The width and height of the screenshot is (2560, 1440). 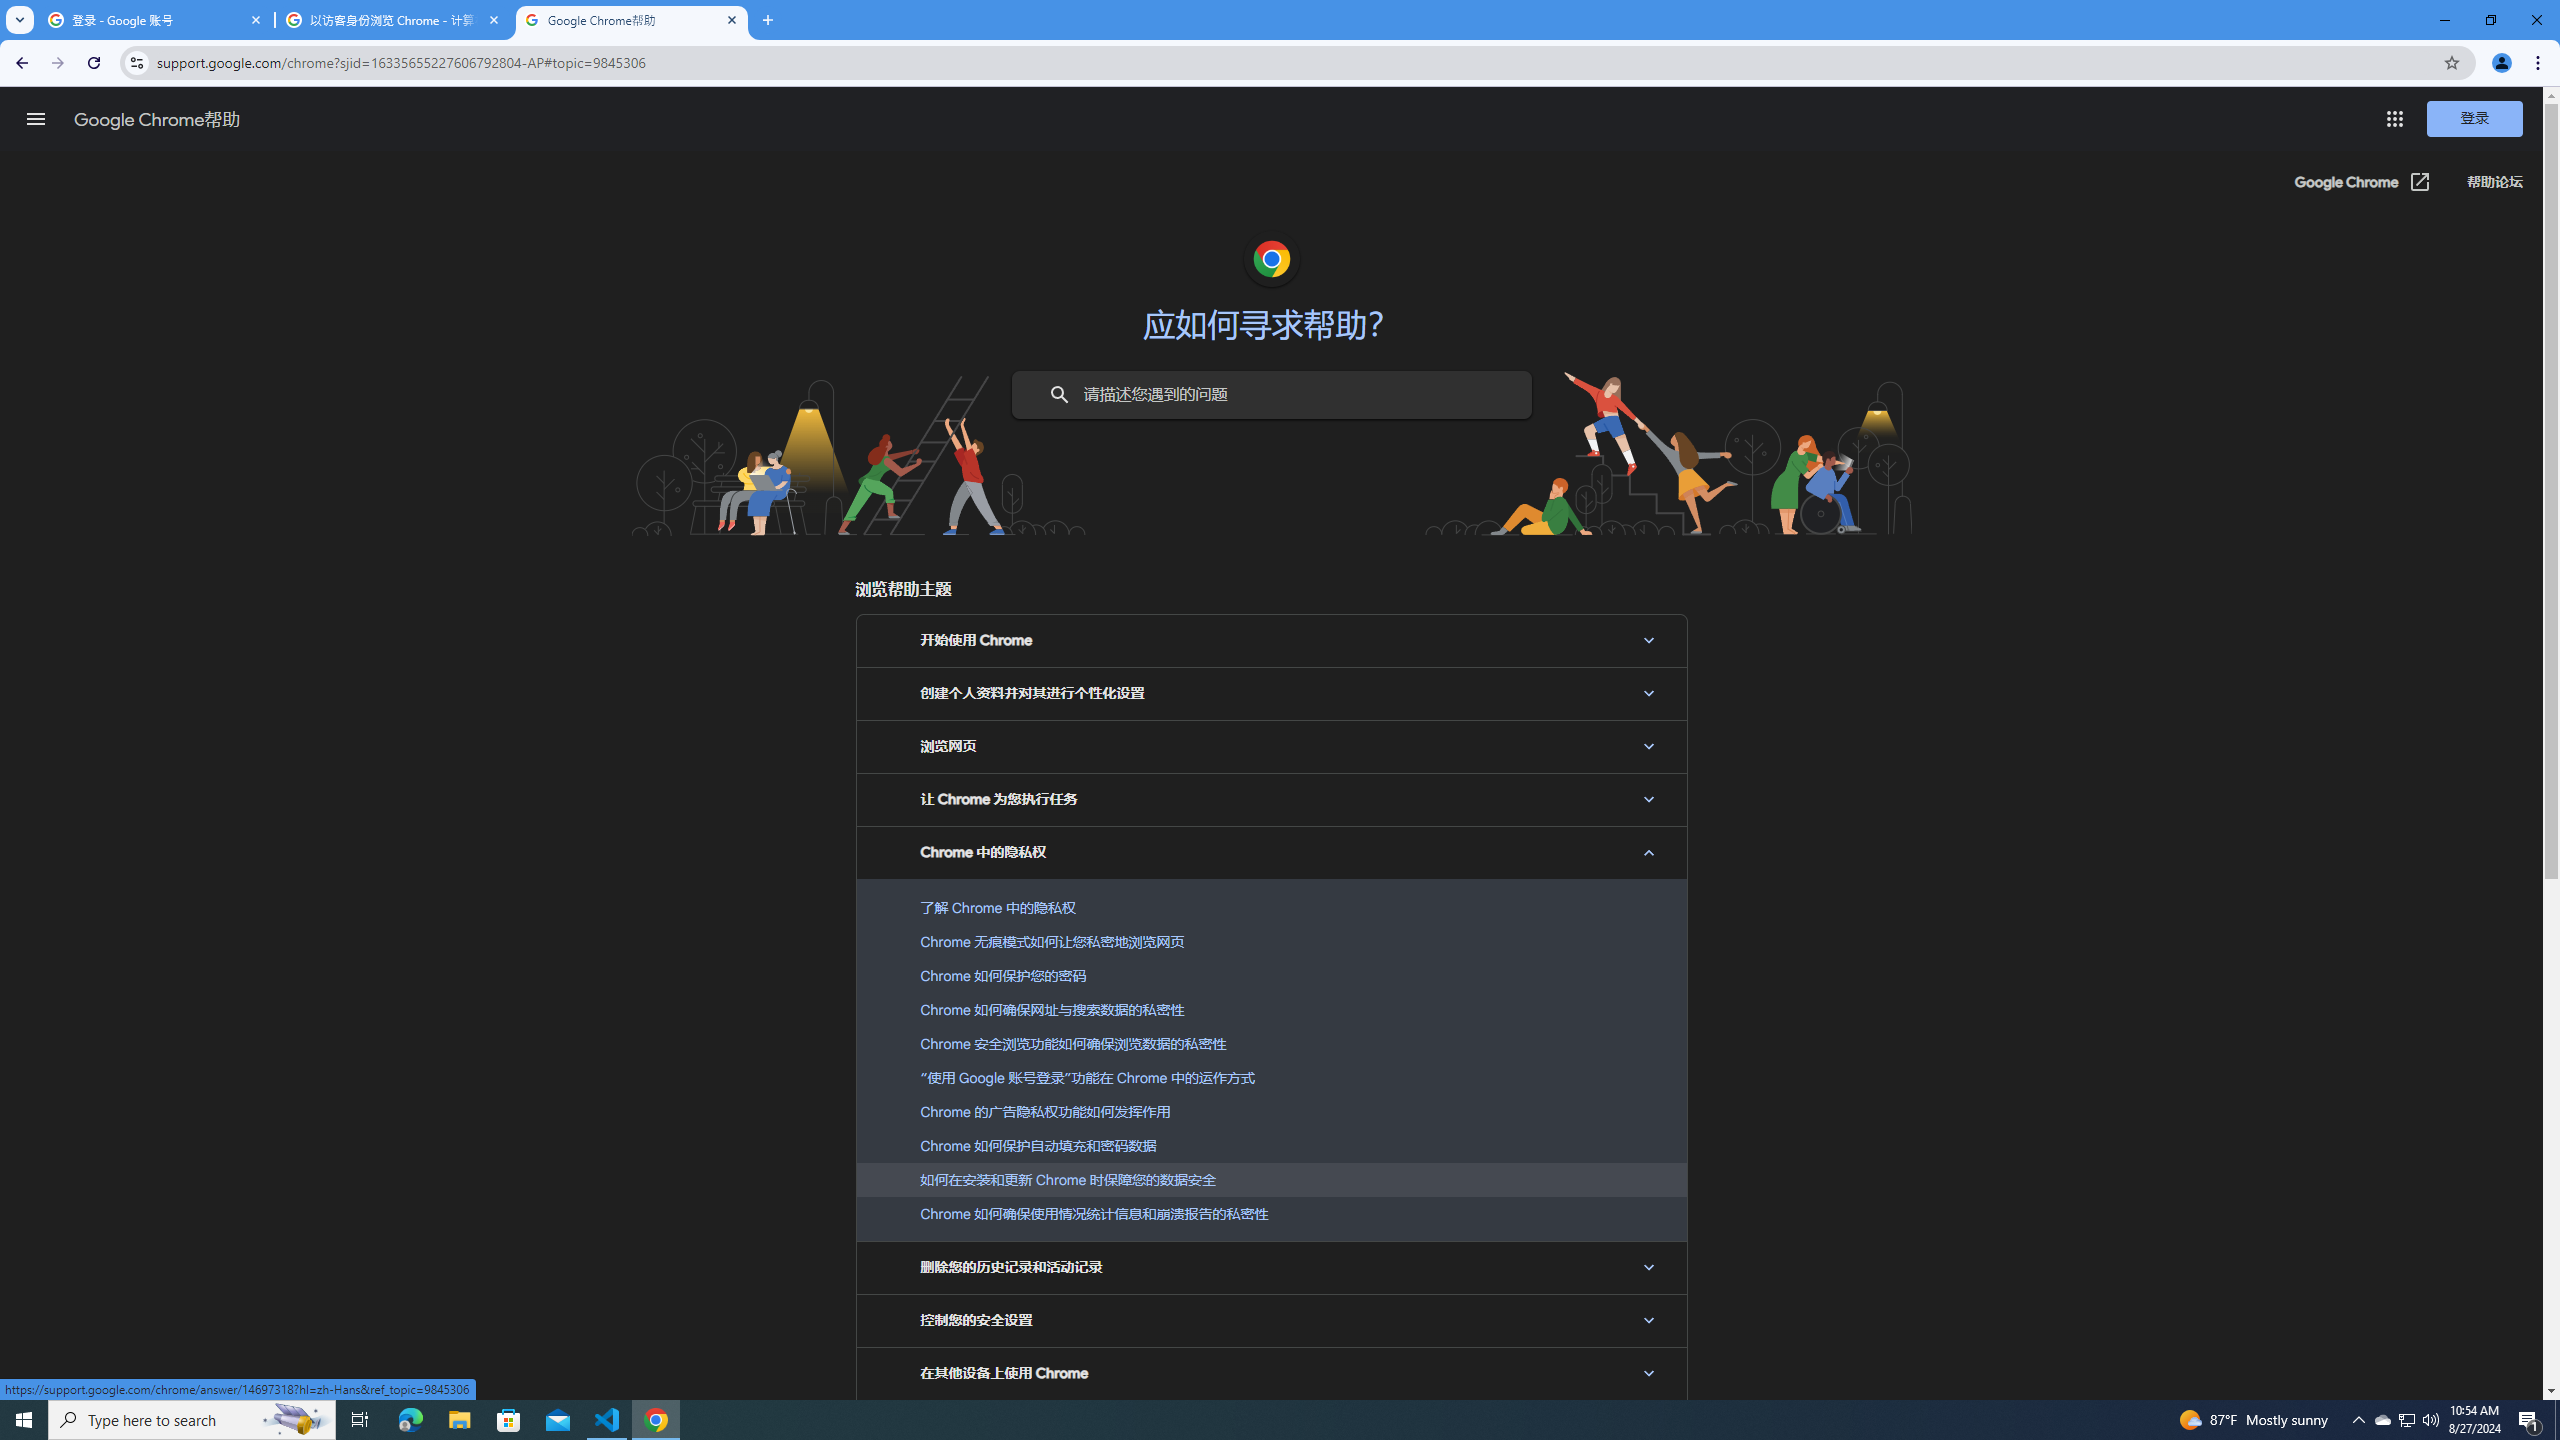 I want to click on 'Minimize', so click(x=2443, y=19).